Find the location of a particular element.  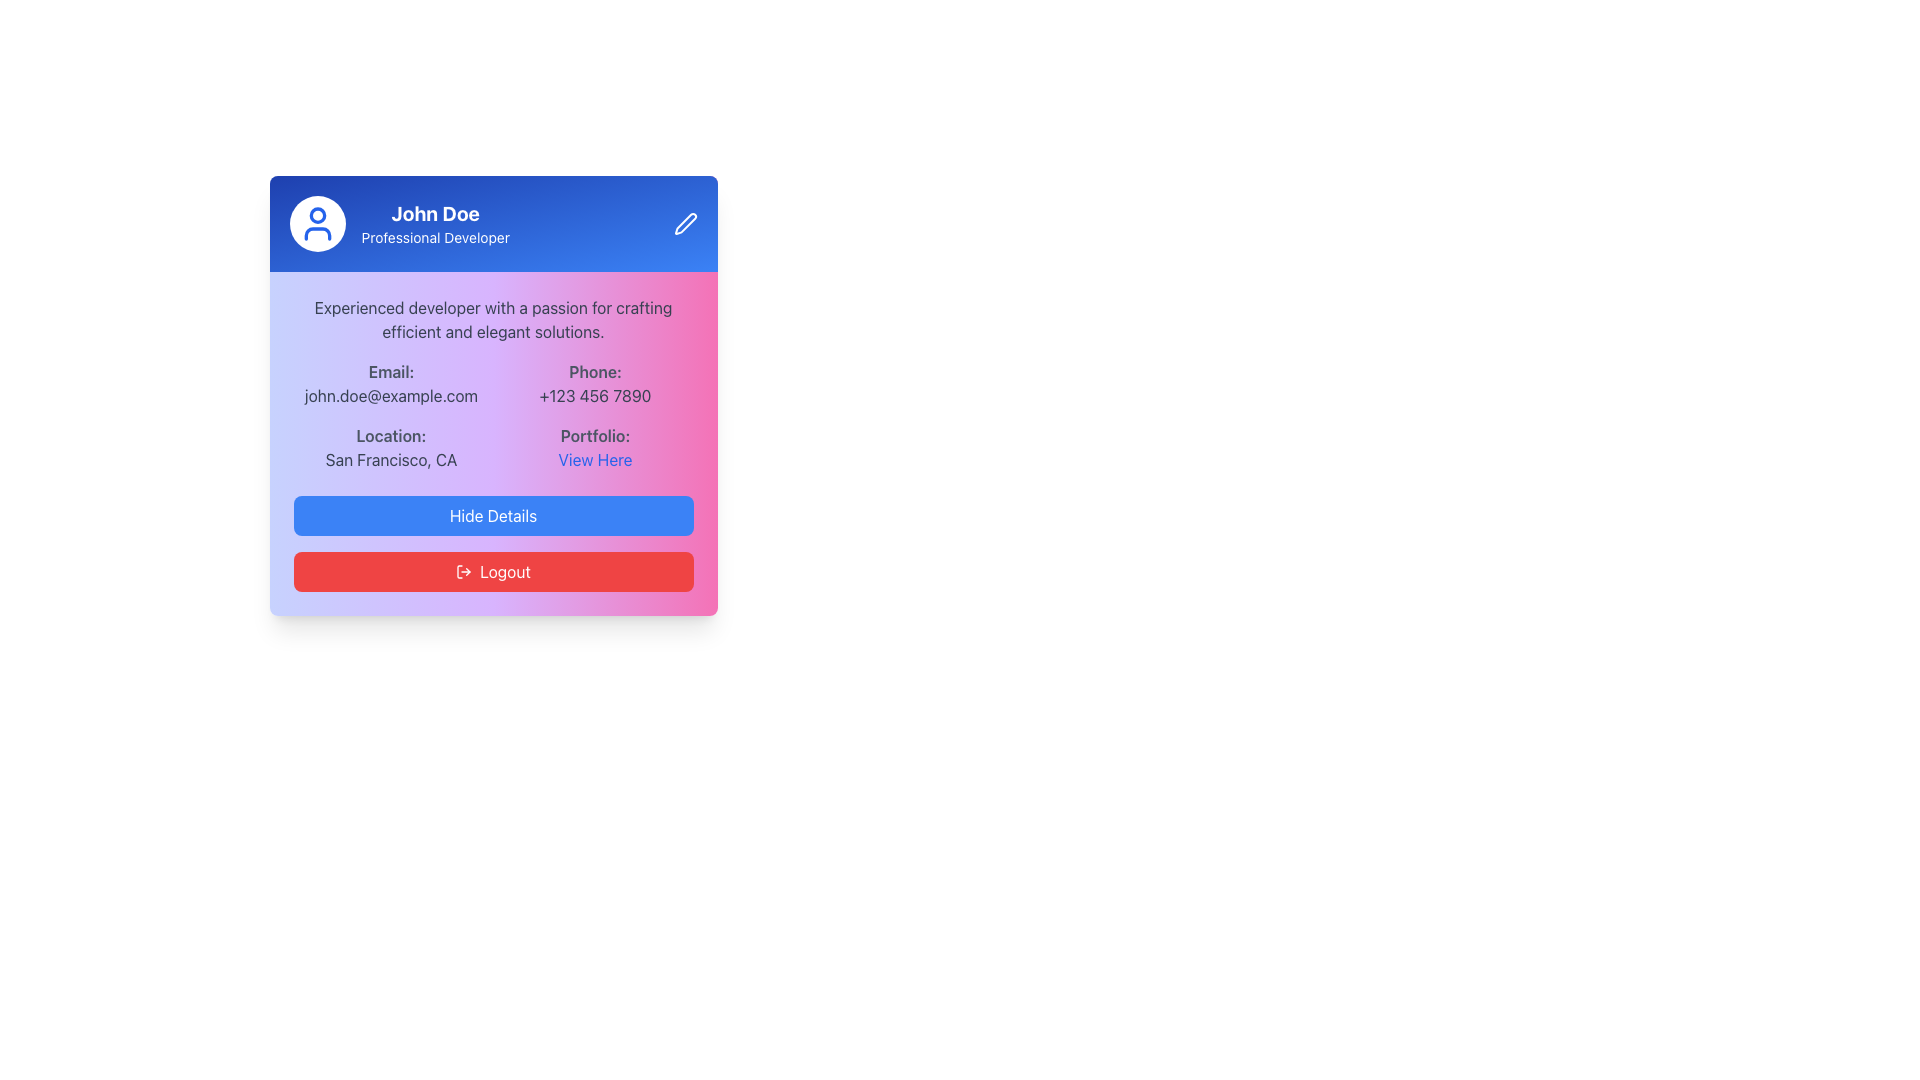

the text label displaying 'John Doe', which is styled in bold and larger font on a blue background, located in the upper section of the user profile card is located at coordinates (434, 213).